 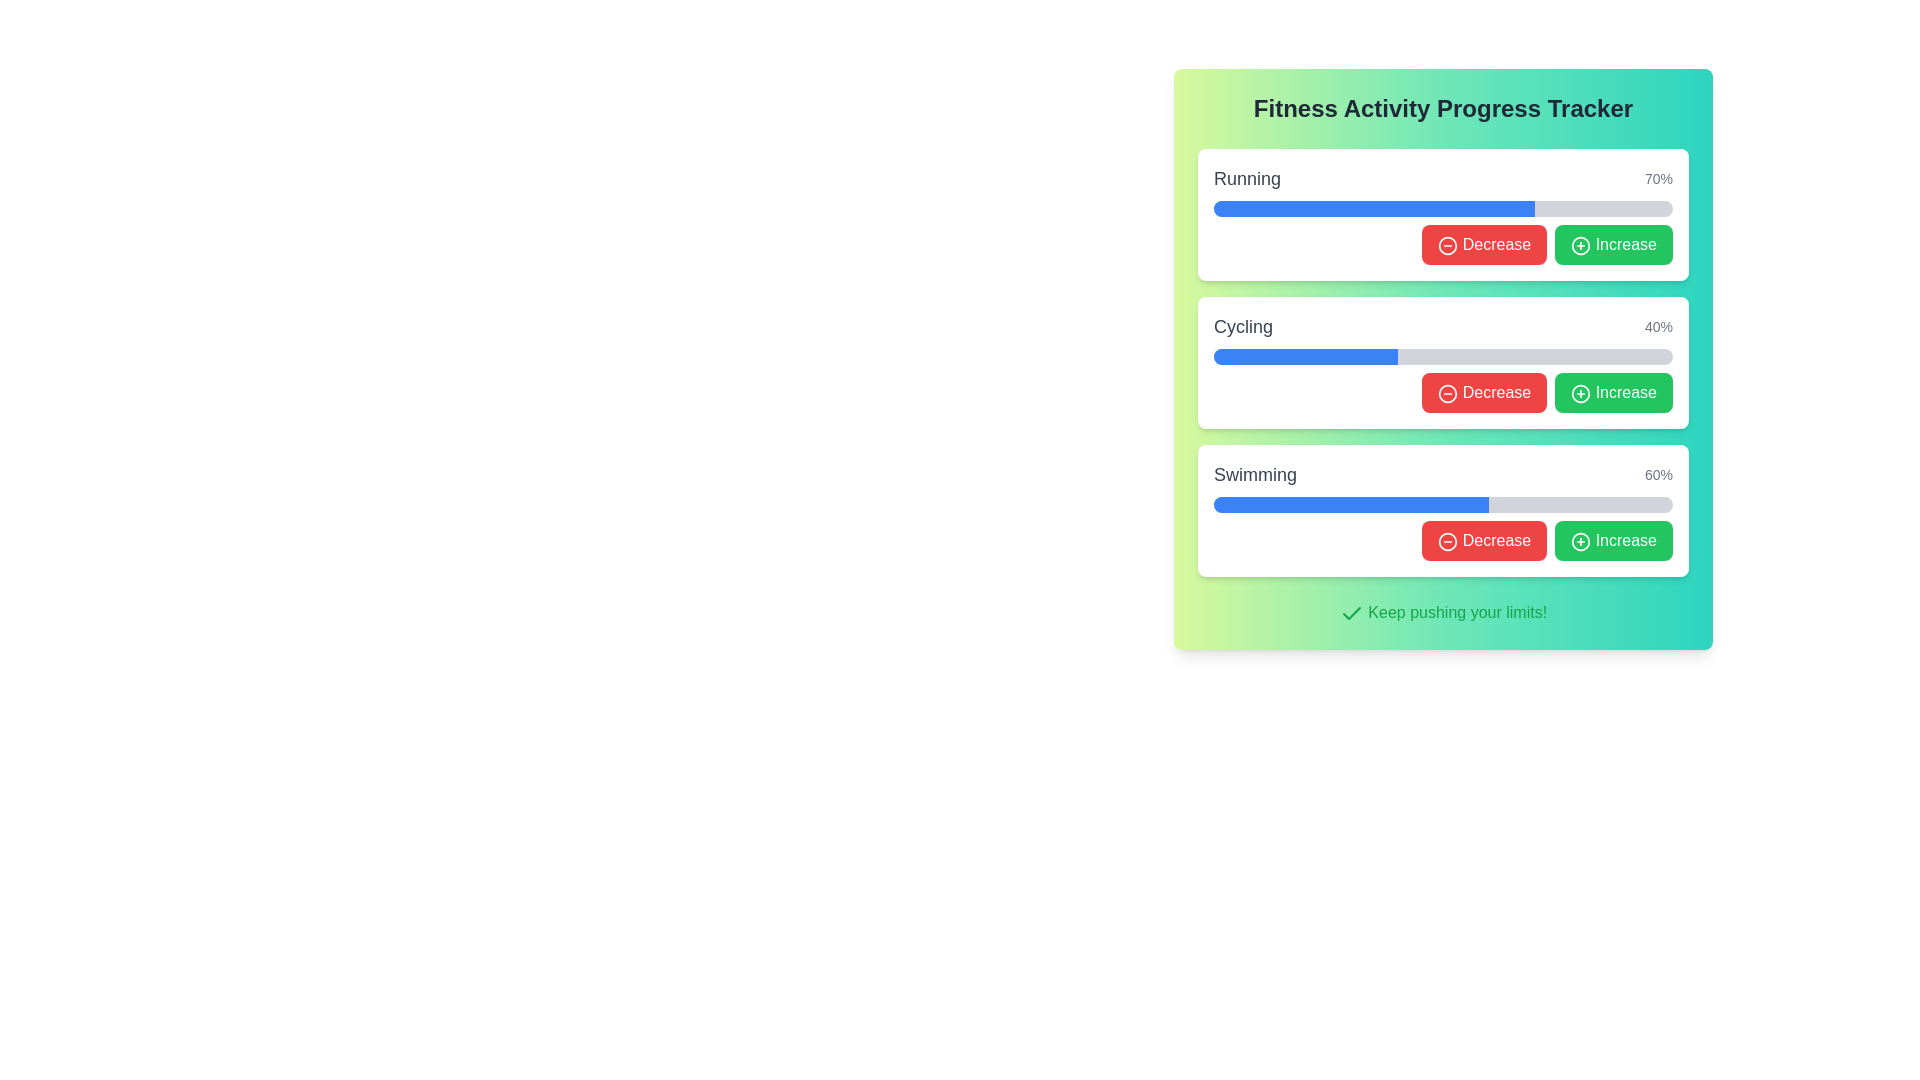 What do you see at coordinates (1614, 540) in the screenshot?
I see `the 'Increase' button for the 'Swimming' activity, which is the second button on the right in the control group at the bottom of the activity trackers` at bounding box center [1614, 540].